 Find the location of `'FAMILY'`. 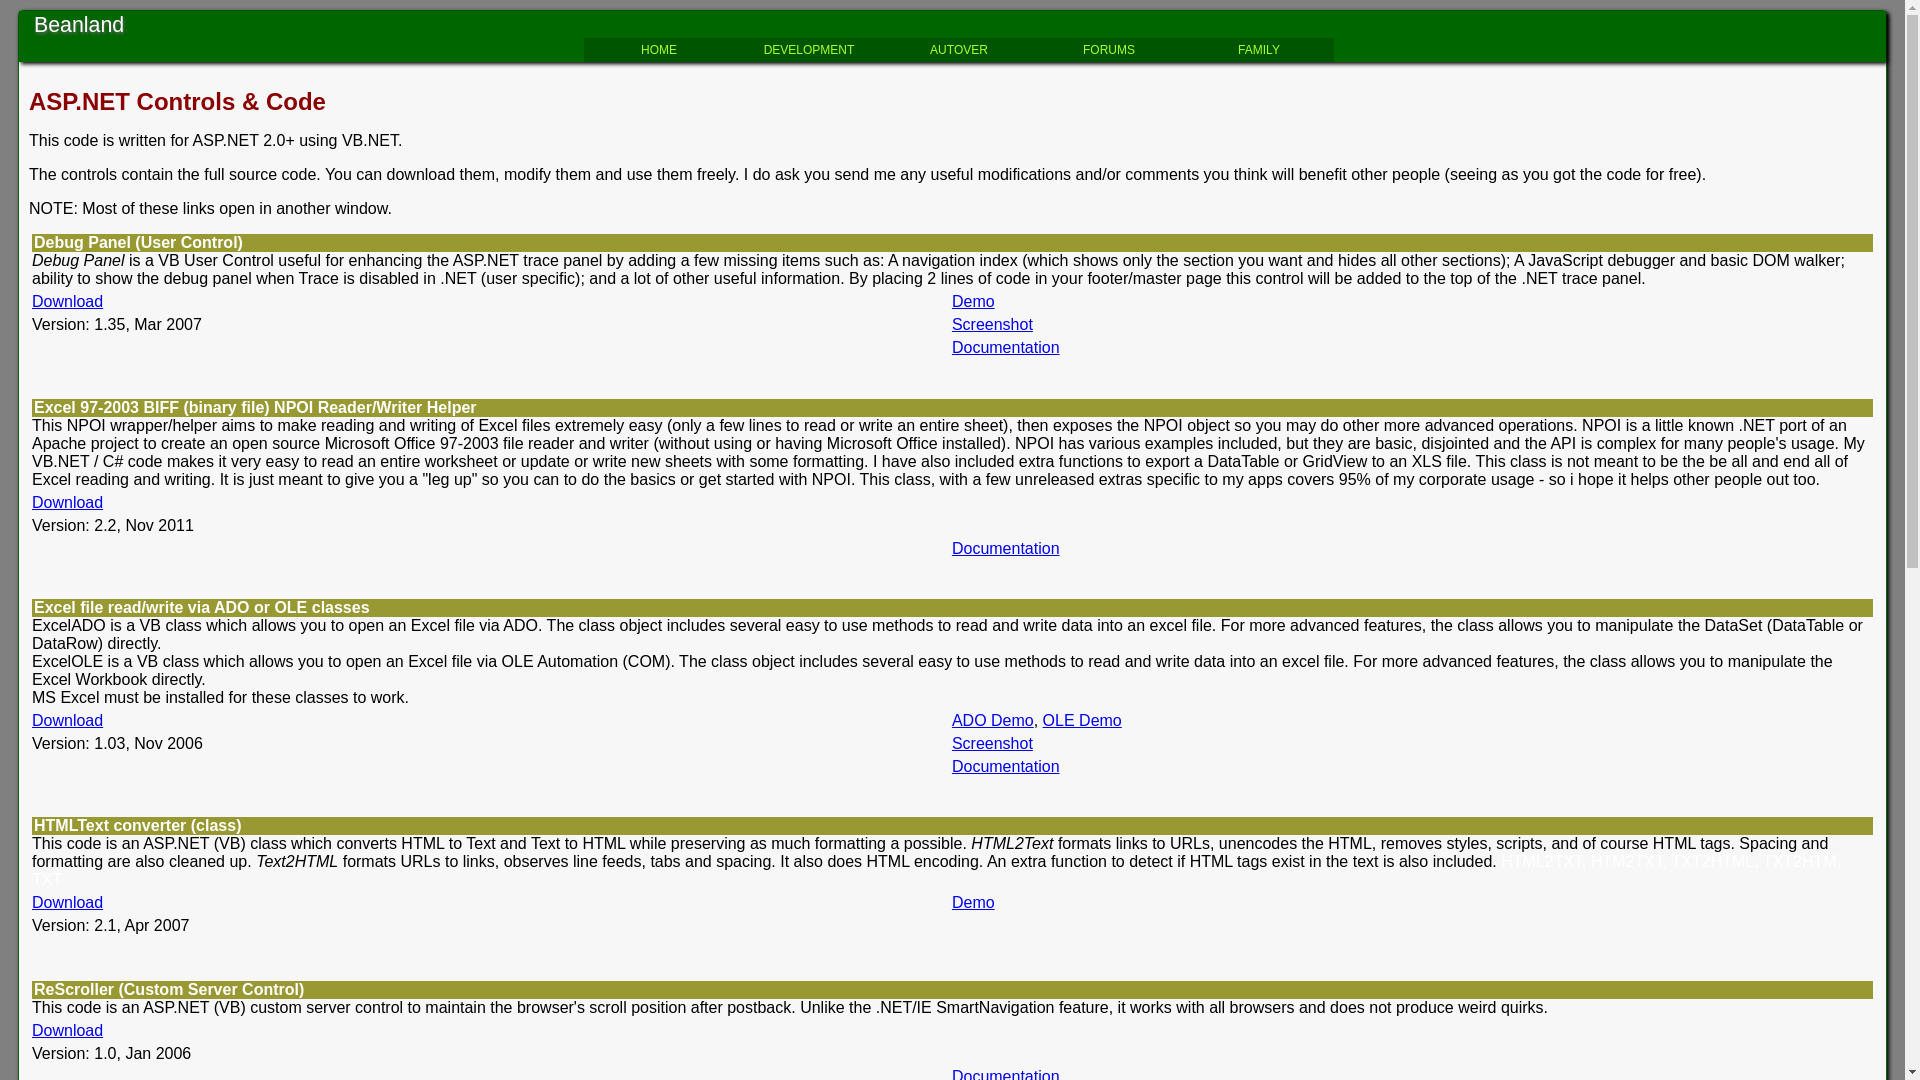

'FAMILY' is located at coordinates (1257, 49).